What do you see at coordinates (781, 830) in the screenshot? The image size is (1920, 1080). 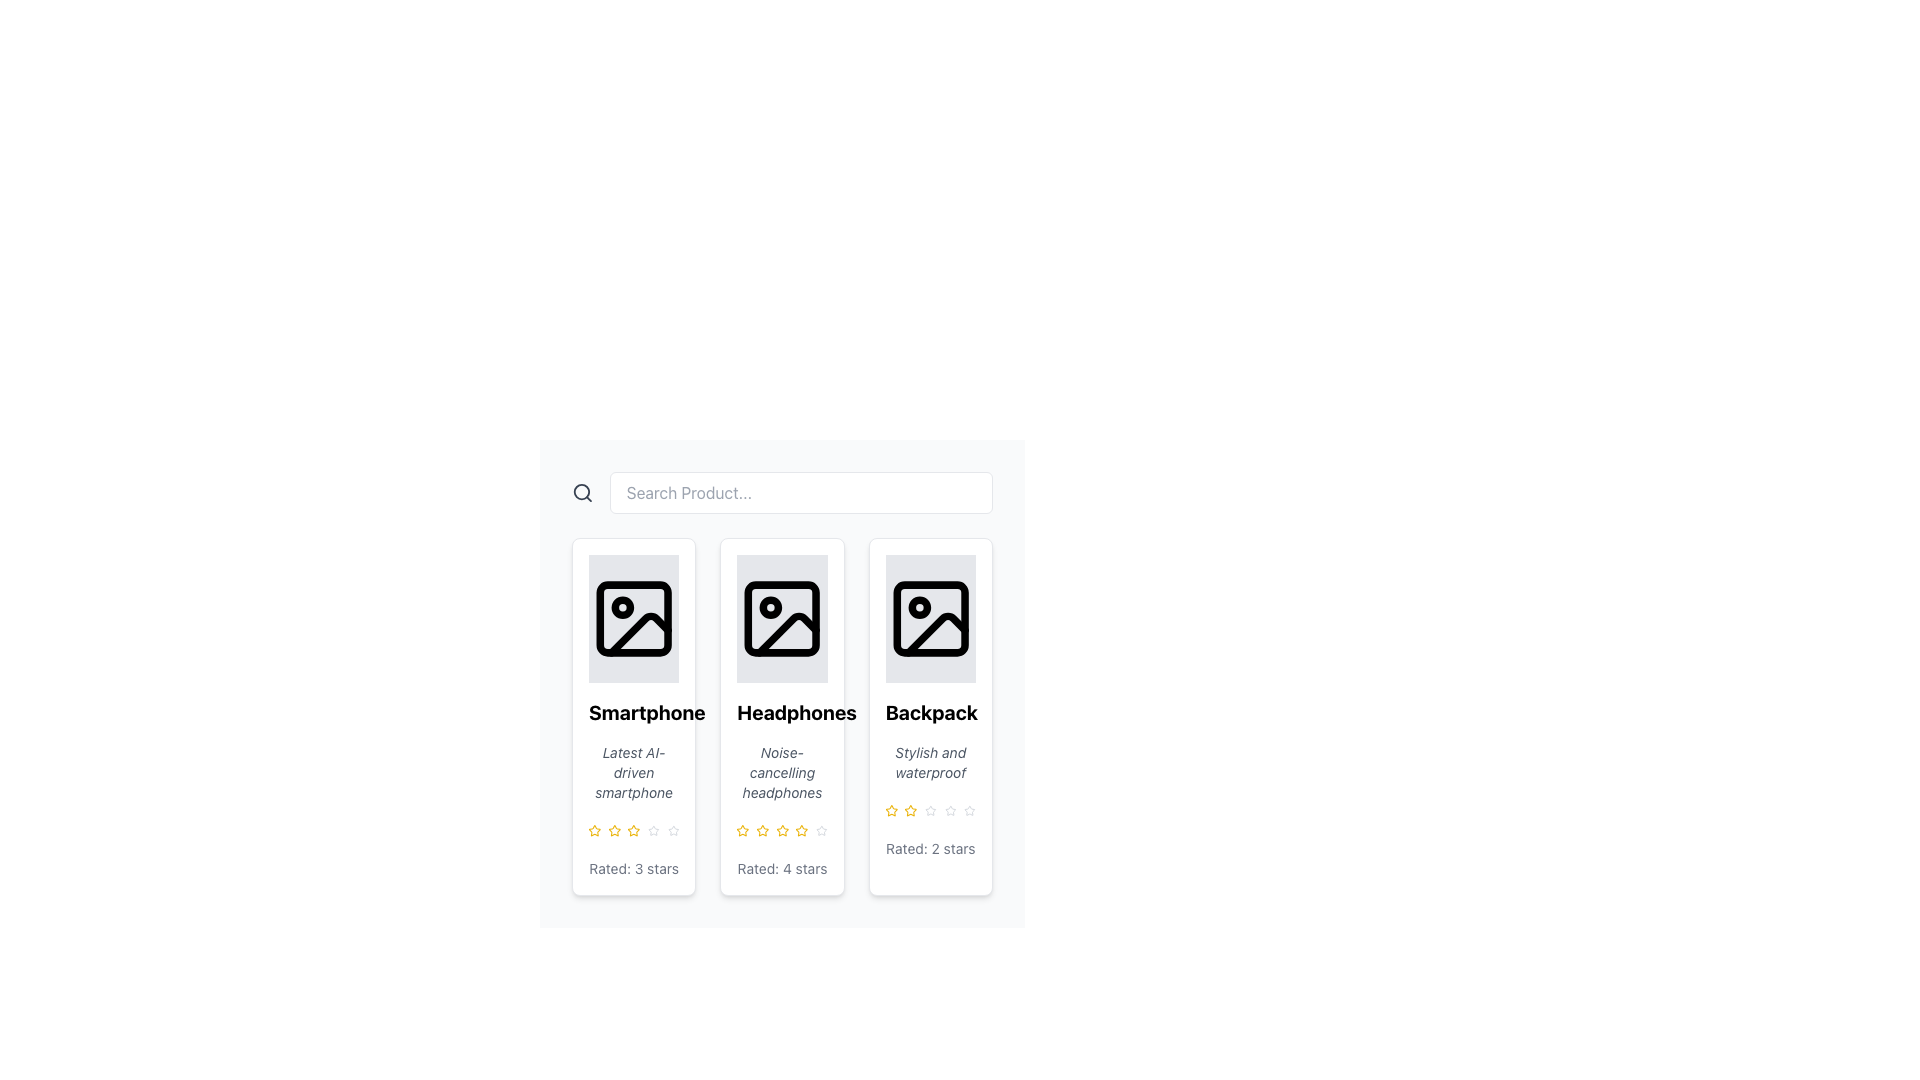 I see `the fourth yellow star icon in the Rating Star sequence on the Headphones product card` at bounding box center [781, 830].